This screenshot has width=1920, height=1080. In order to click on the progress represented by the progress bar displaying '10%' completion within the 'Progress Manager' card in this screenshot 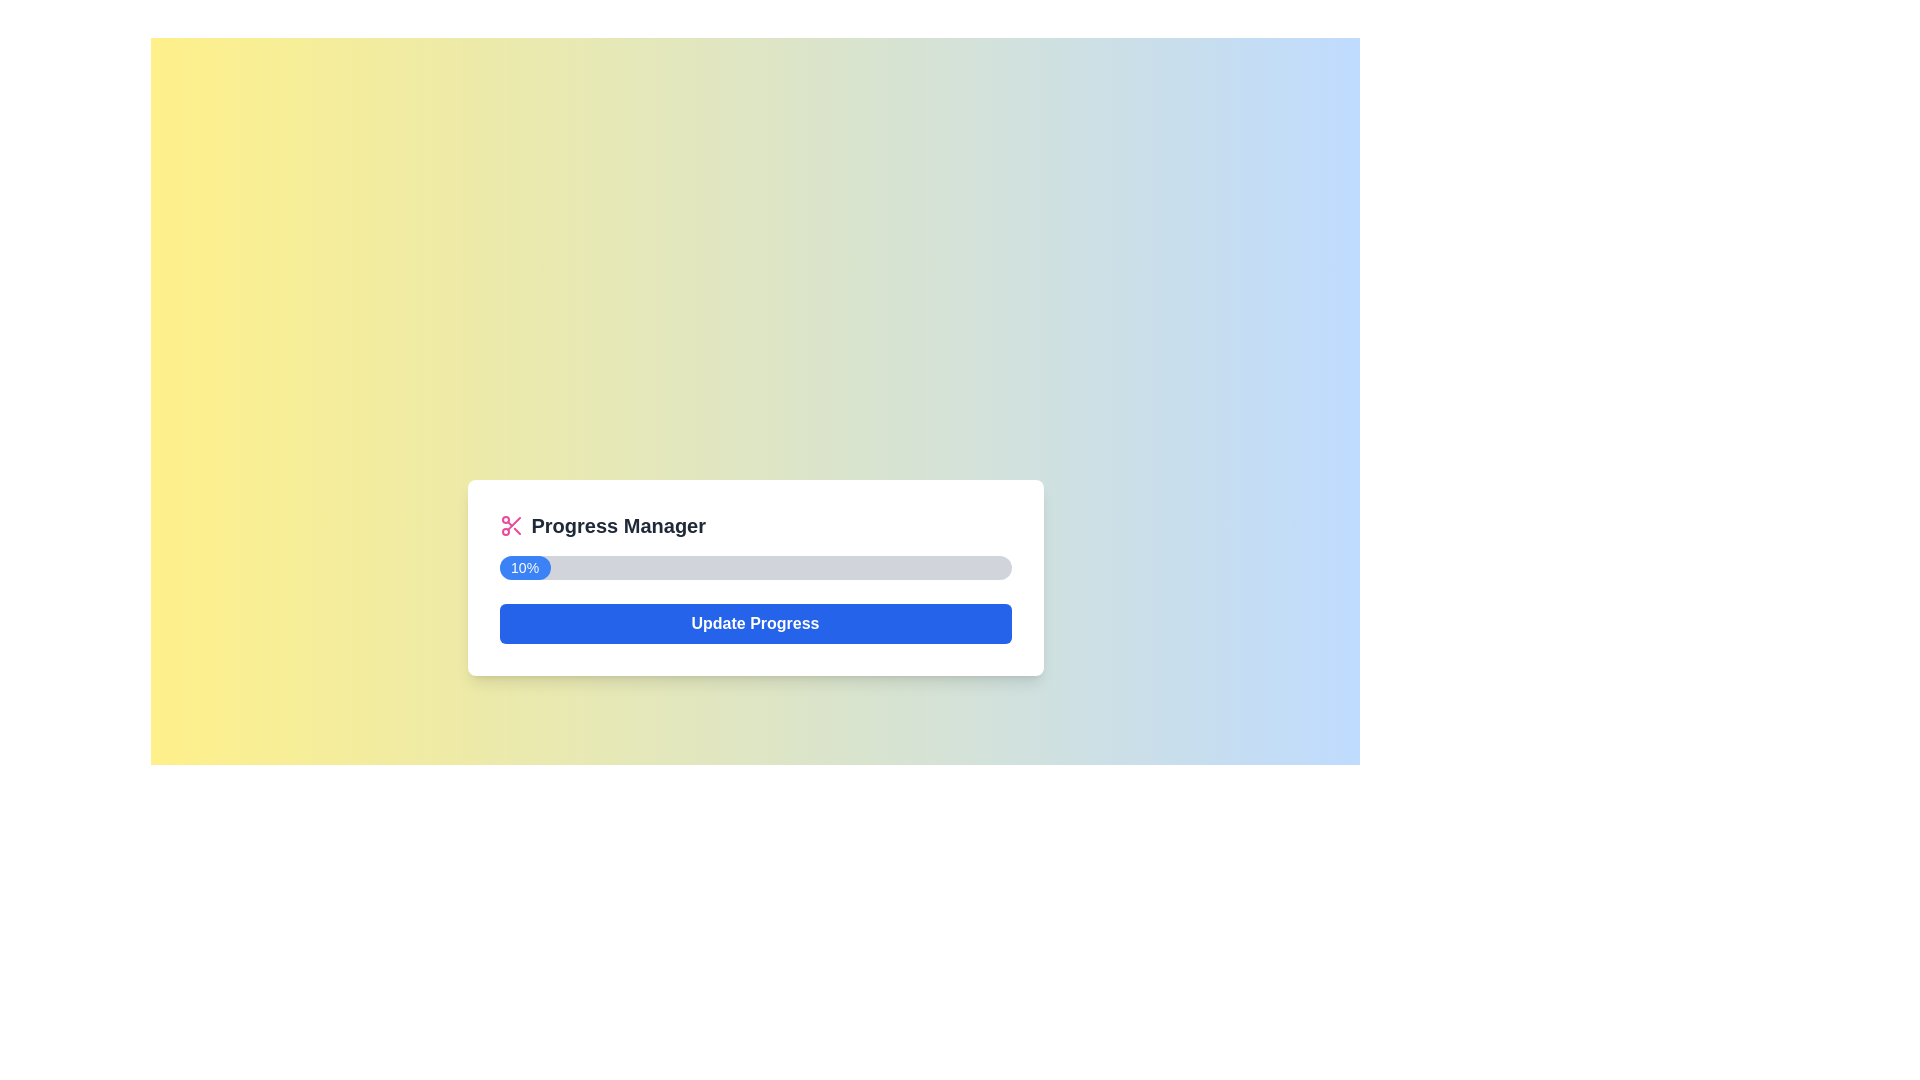, I will do `click(754, 567)`.